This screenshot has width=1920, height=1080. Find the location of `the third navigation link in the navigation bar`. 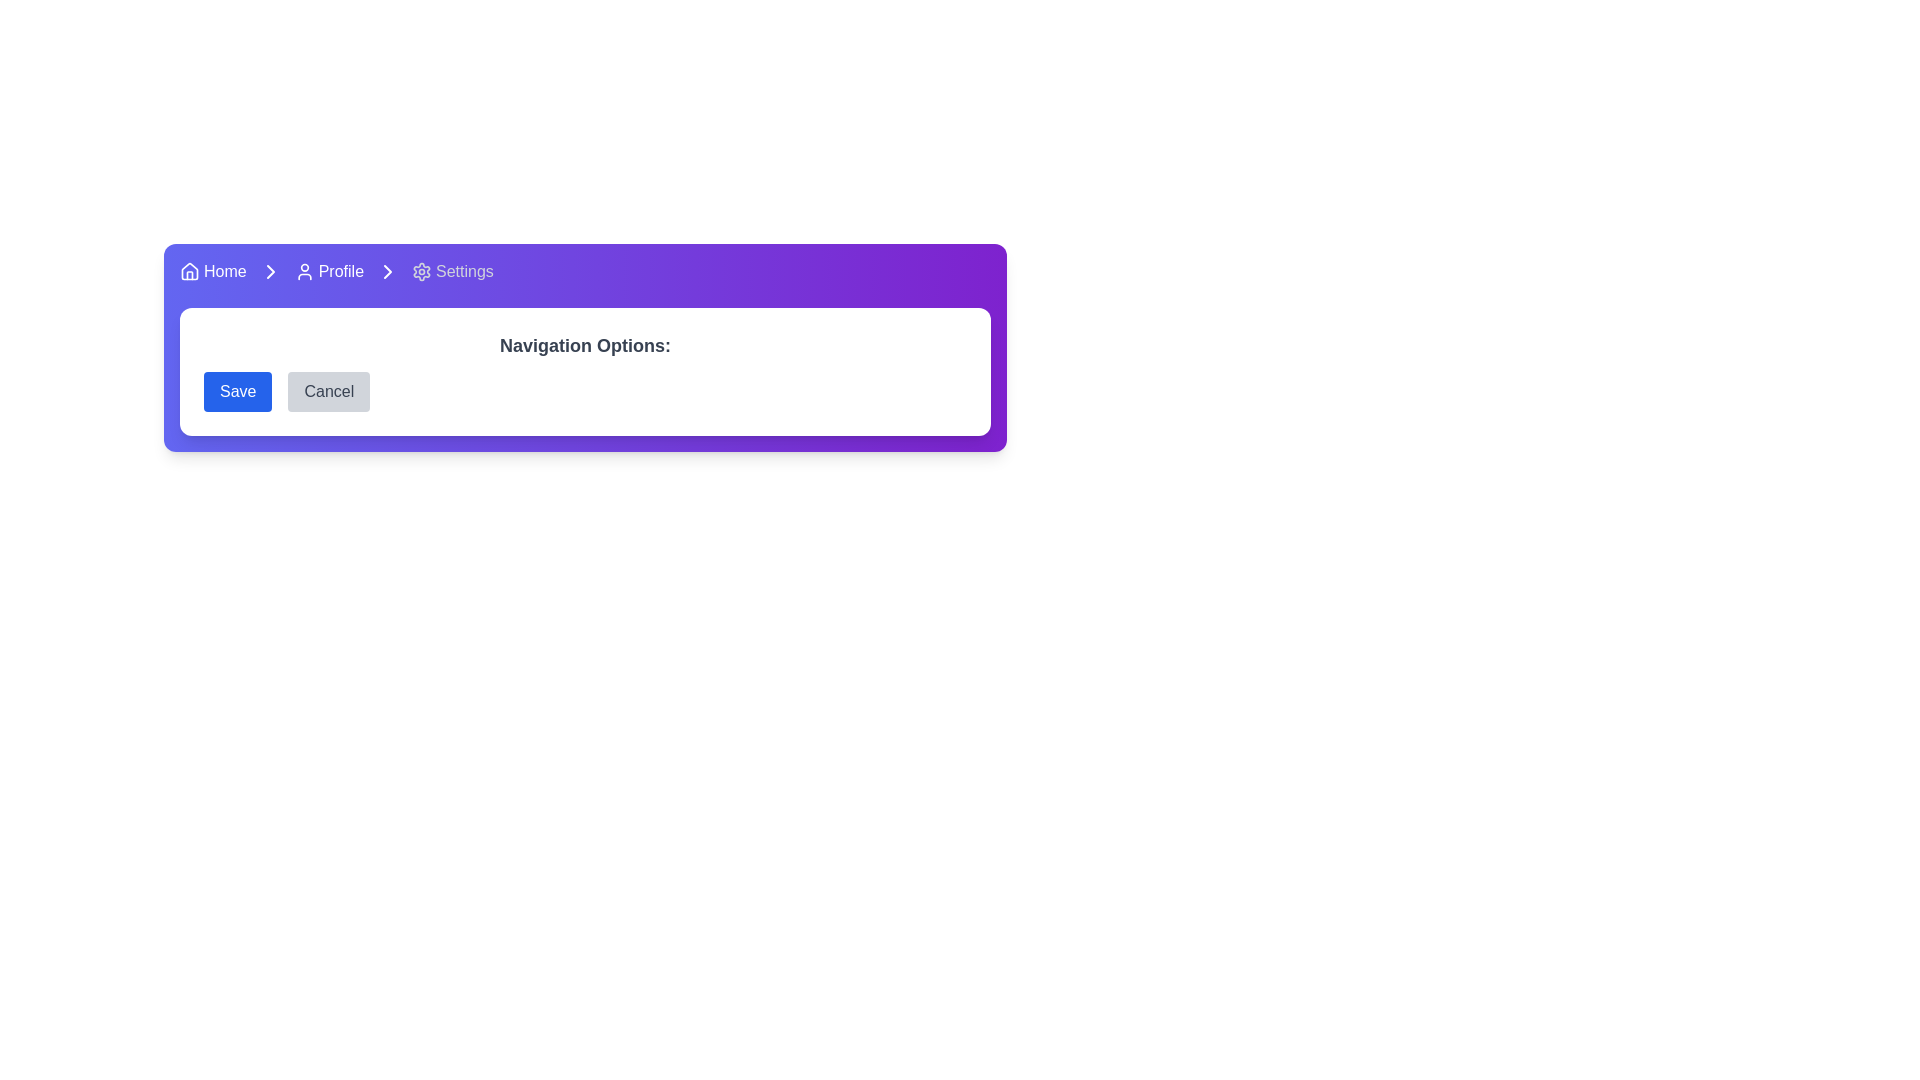

the third navigation link in the navigation bar is located at coordinates (451, 272).